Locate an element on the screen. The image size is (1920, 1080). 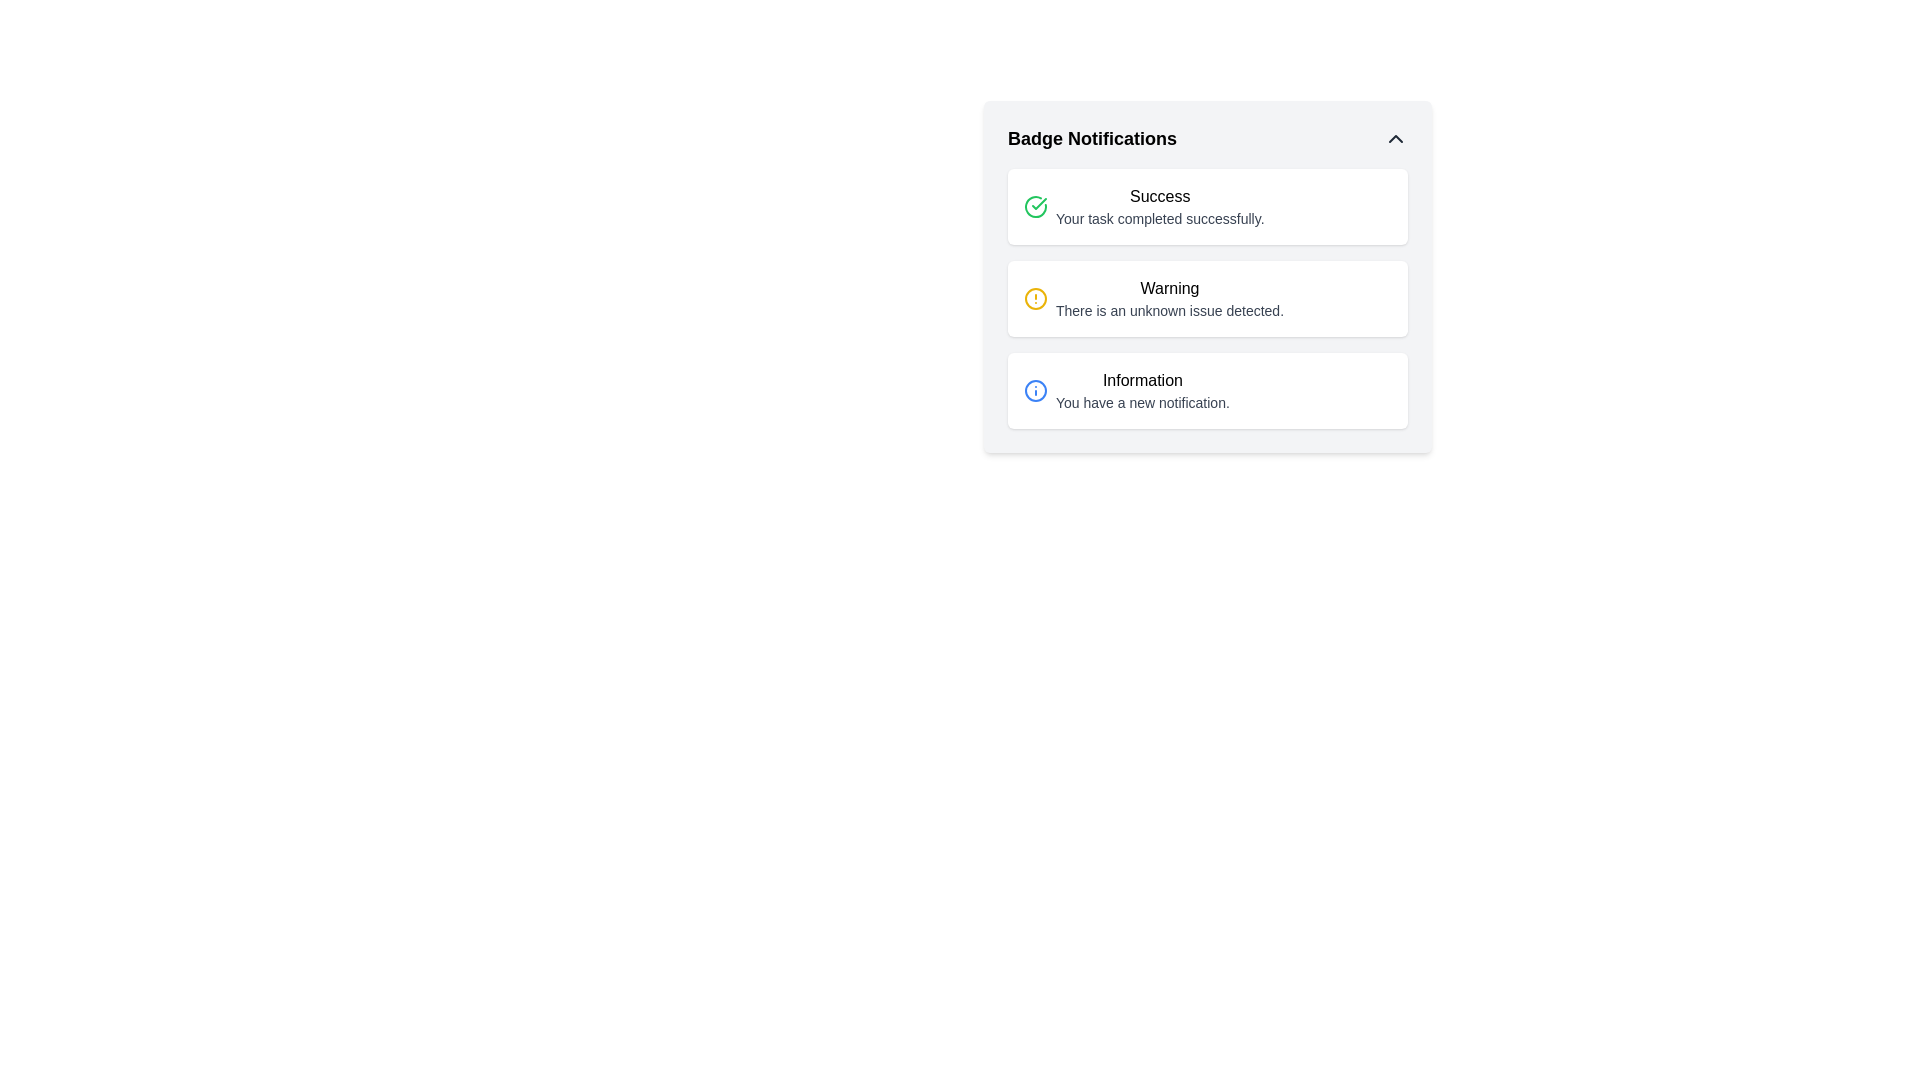
the Notification Card displaying a warning message, which is the second card in the list of notifications, located between the 'Success' and 'Information' cards is located at coordinates (1207, 299).